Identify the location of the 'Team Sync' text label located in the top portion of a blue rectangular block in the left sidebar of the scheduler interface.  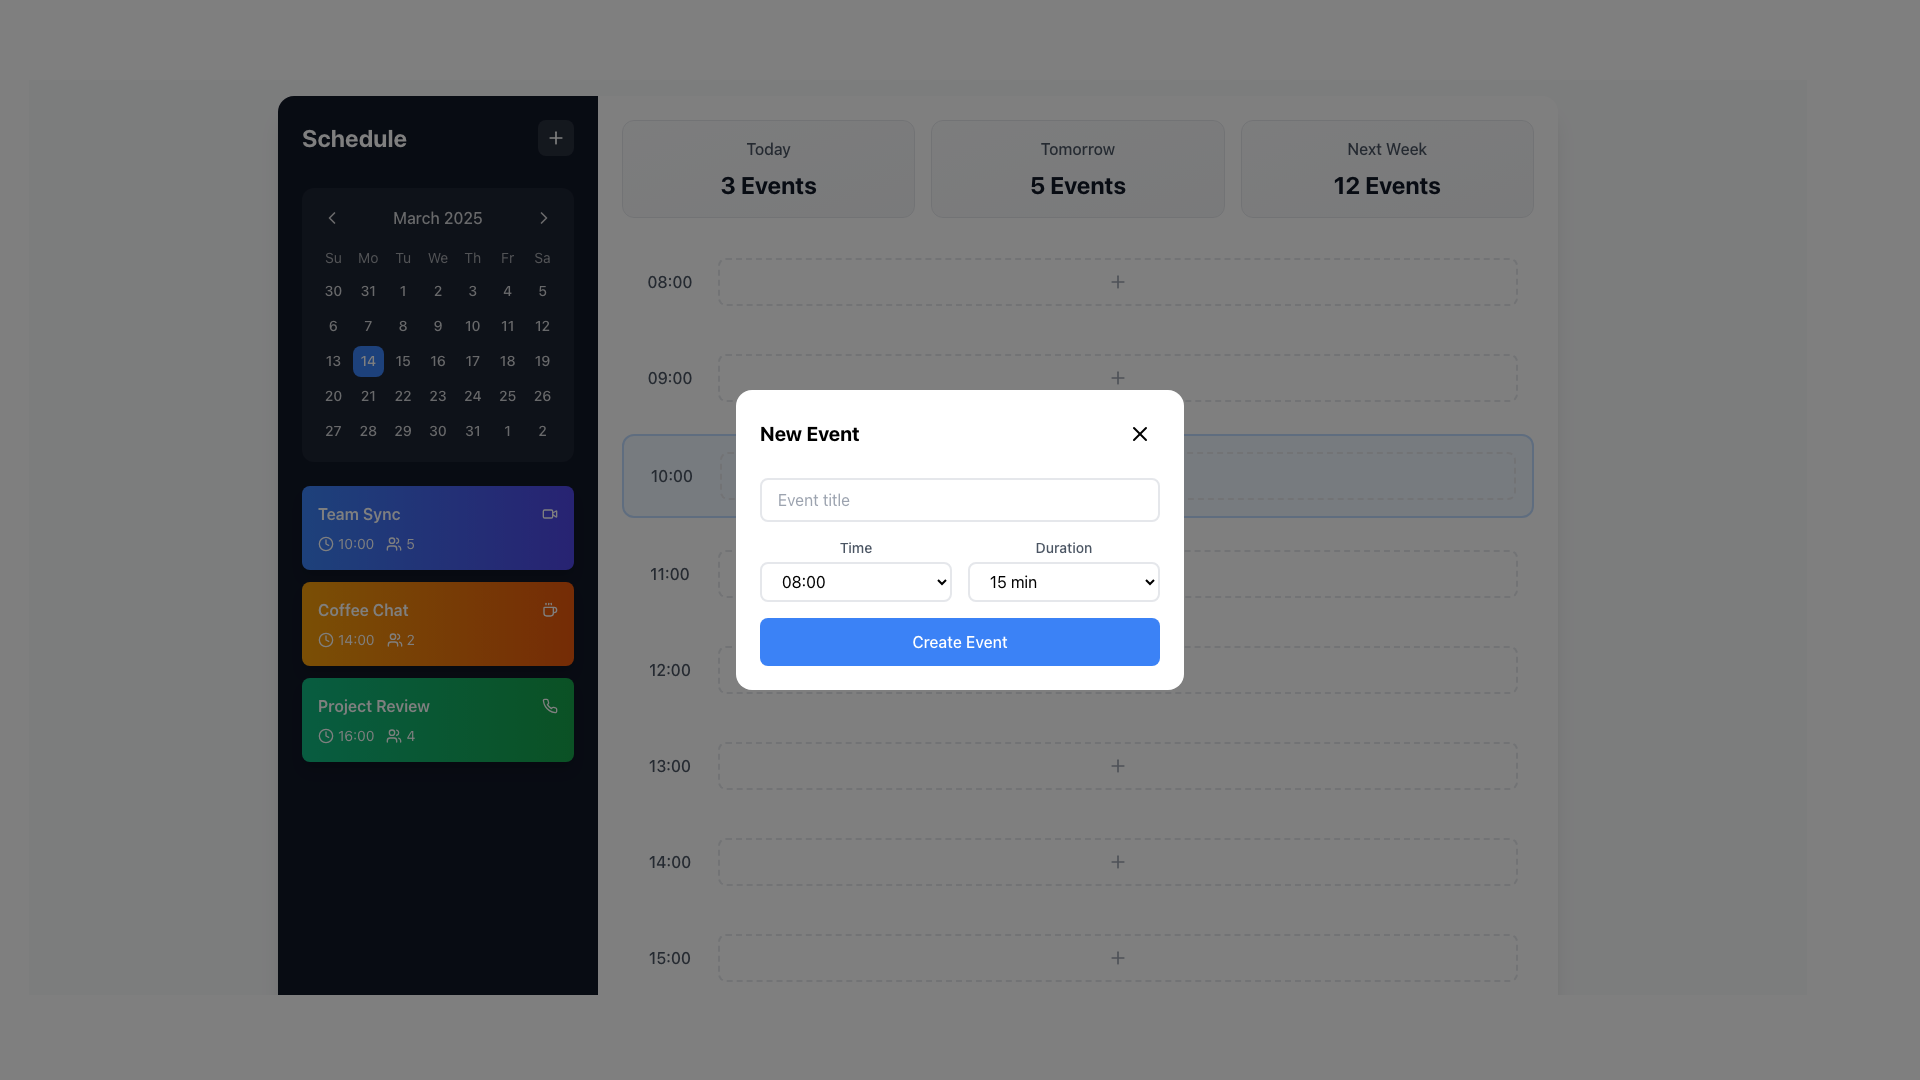
(359, 513).